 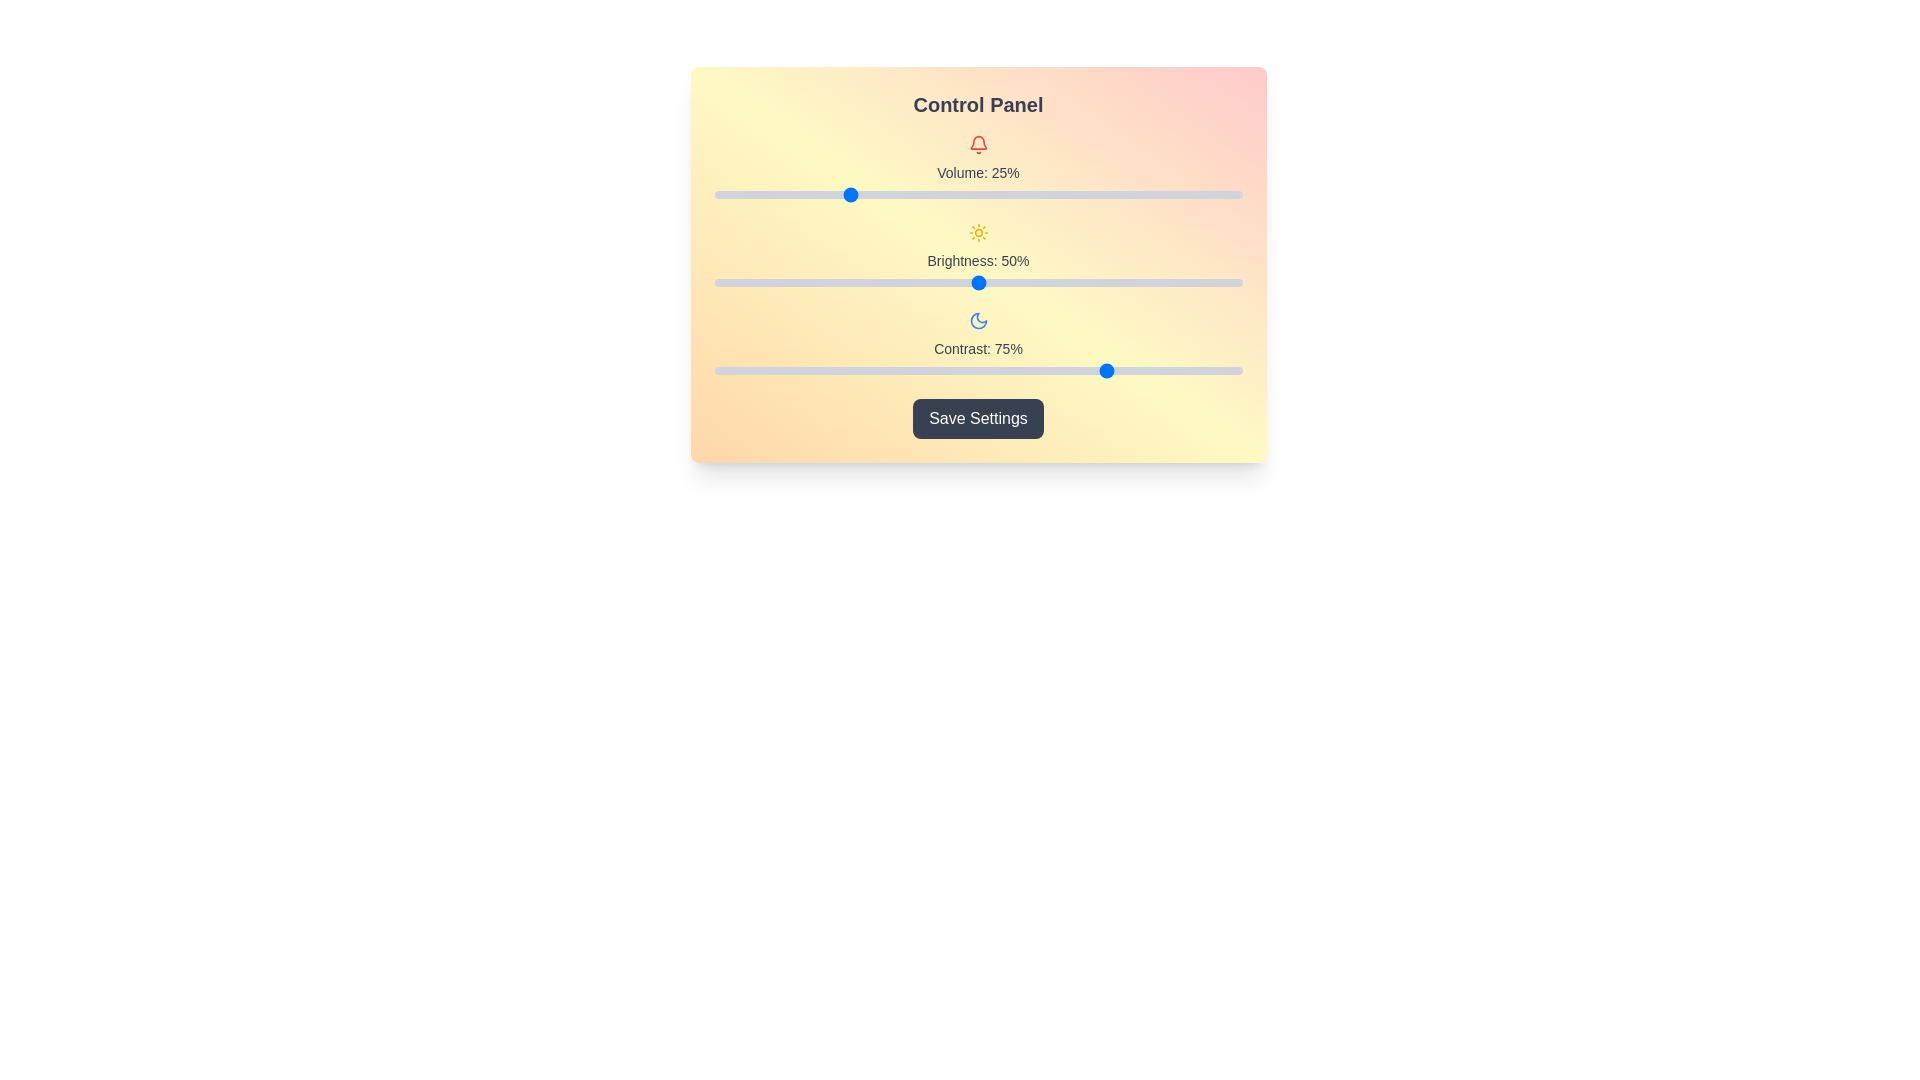 I want to click on the text label displaying 'Volume: 25%' which is located below the bell-shaped icon in the control panel layout, so click(x=978, y=172).